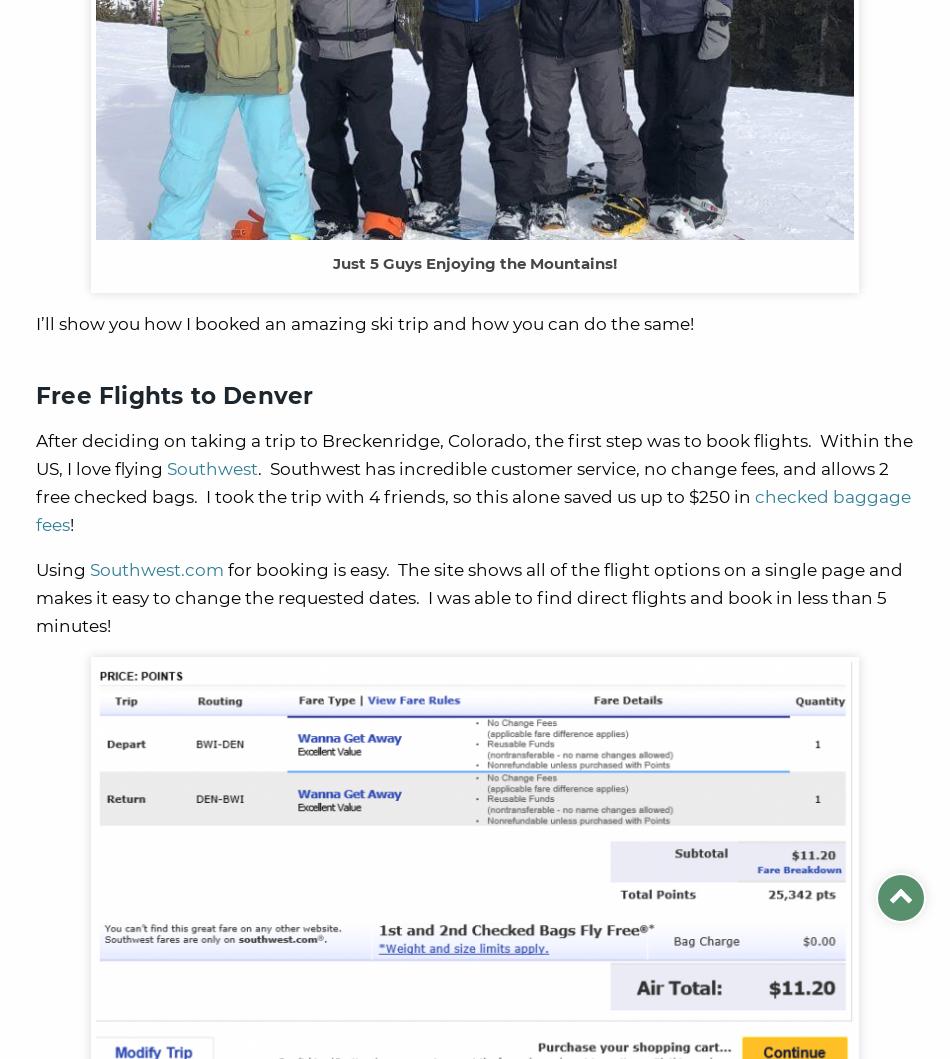 The height and width of the screenshot is (1059, 950). What do you see at coordinates (36, 510) in the screenshot?
I see `'checked baggage fees'` at bounding box center [36, 510].